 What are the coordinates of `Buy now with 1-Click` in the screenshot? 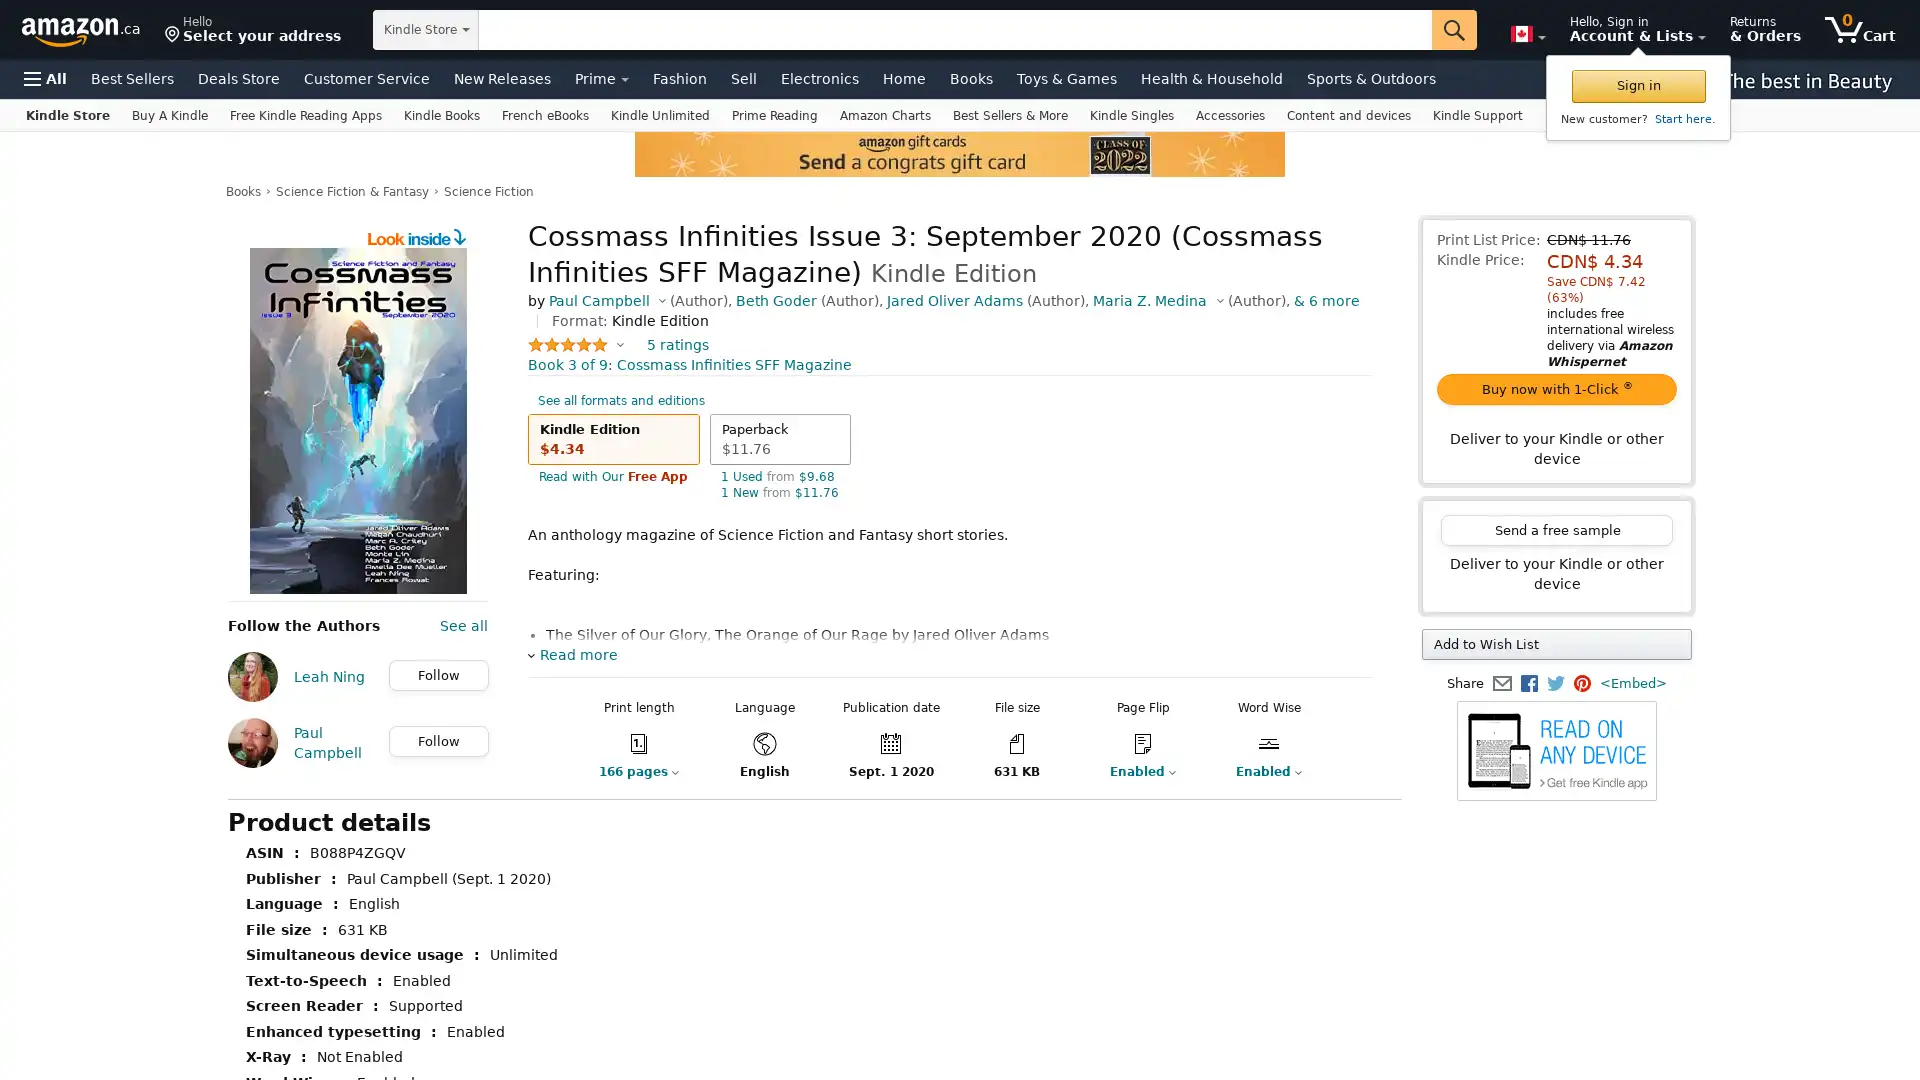 It's located at (1555, 389).